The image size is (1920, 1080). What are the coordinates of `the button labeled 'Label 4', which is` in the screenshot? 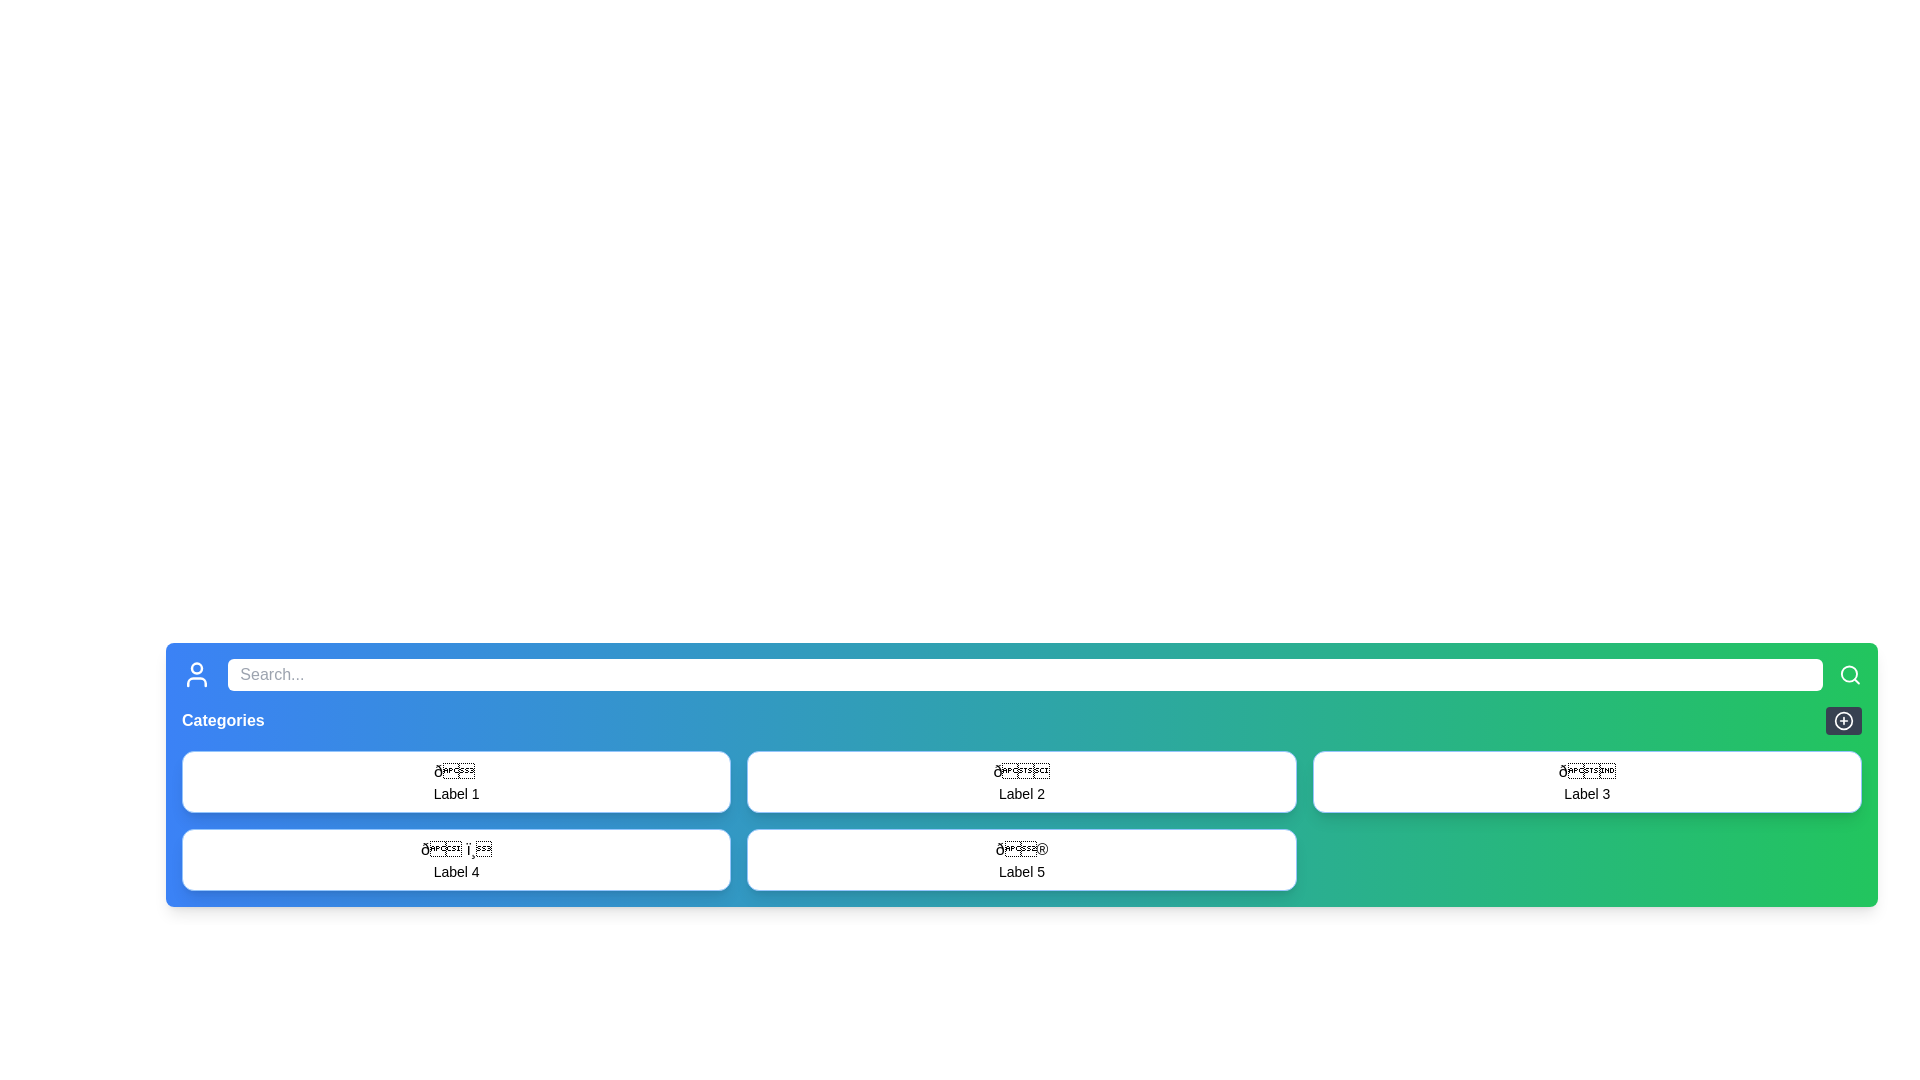 It's located at (455, 859).